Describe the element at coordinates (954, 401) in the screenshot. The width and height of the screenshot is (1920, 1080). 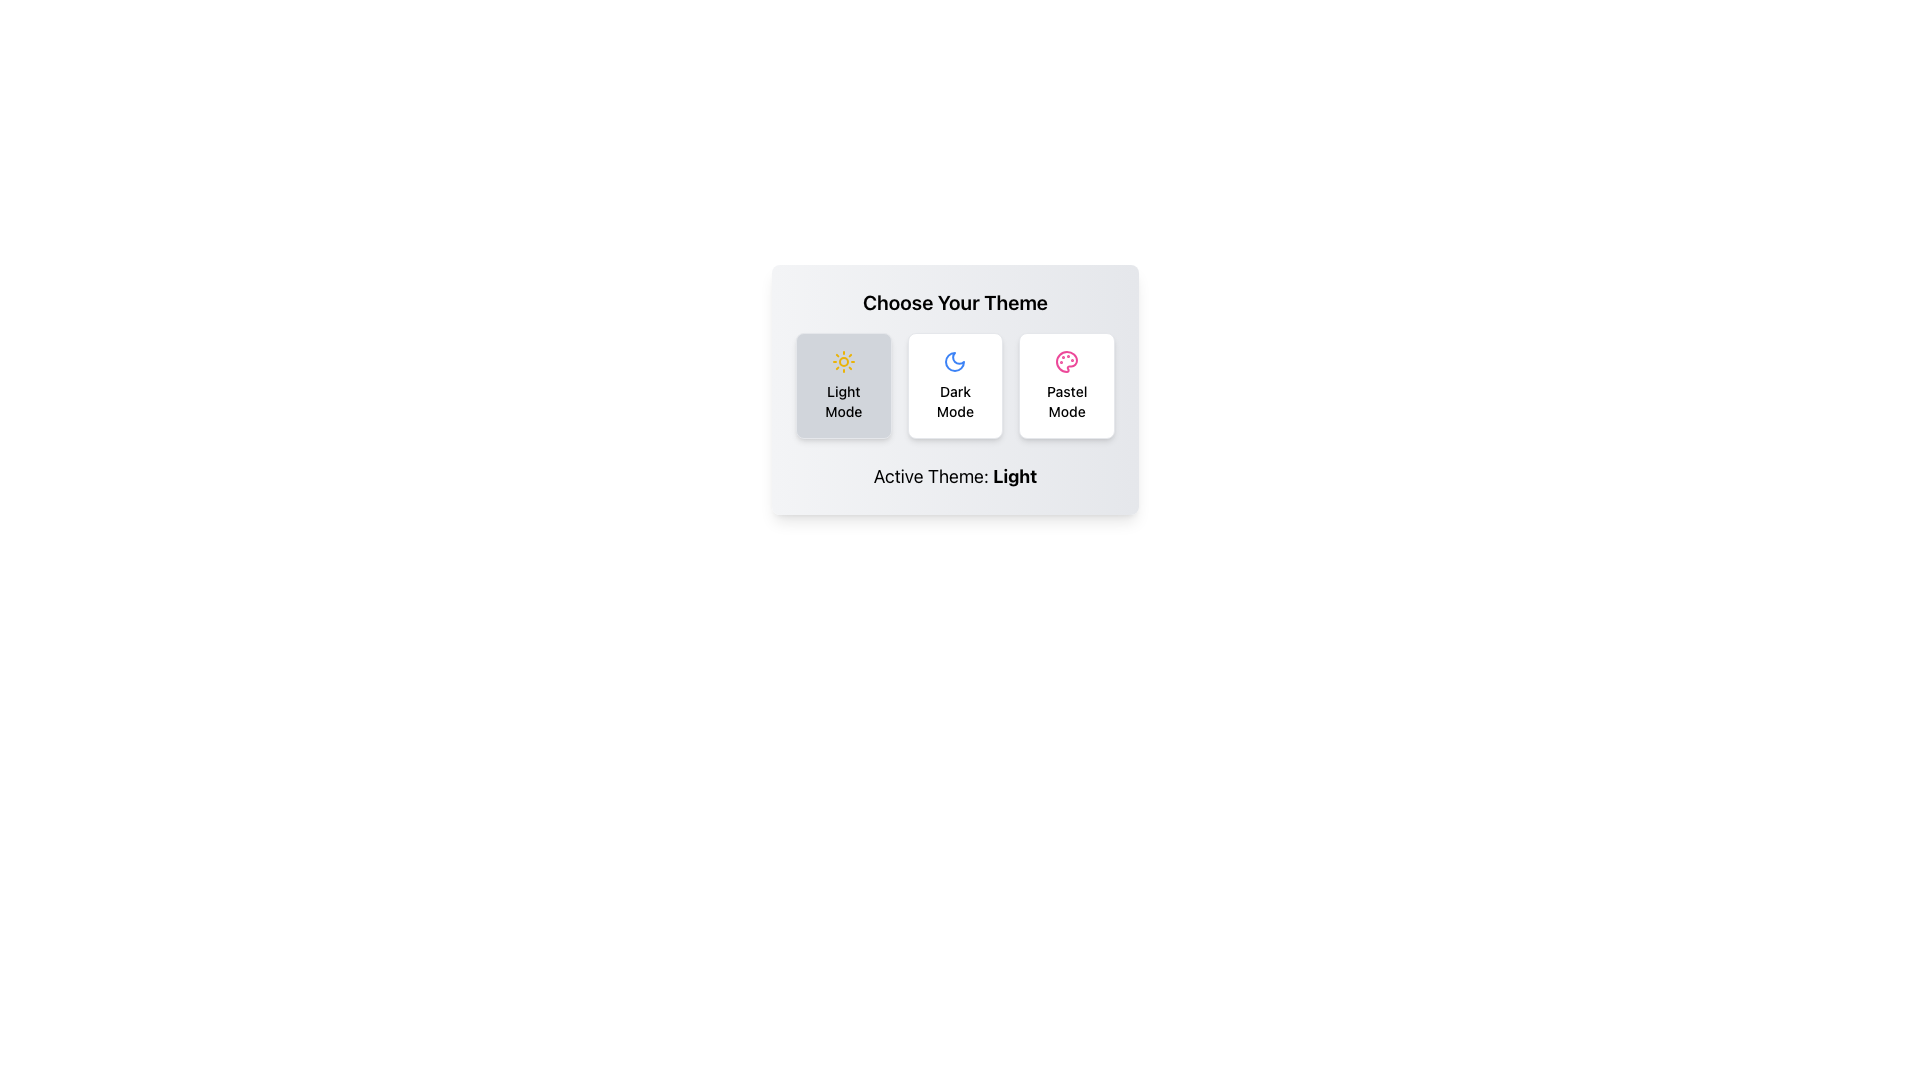
I see `the 'Dark Mode' text label, which is centrally aligned under the crescent moon icon in the theme selector interface` at that location.